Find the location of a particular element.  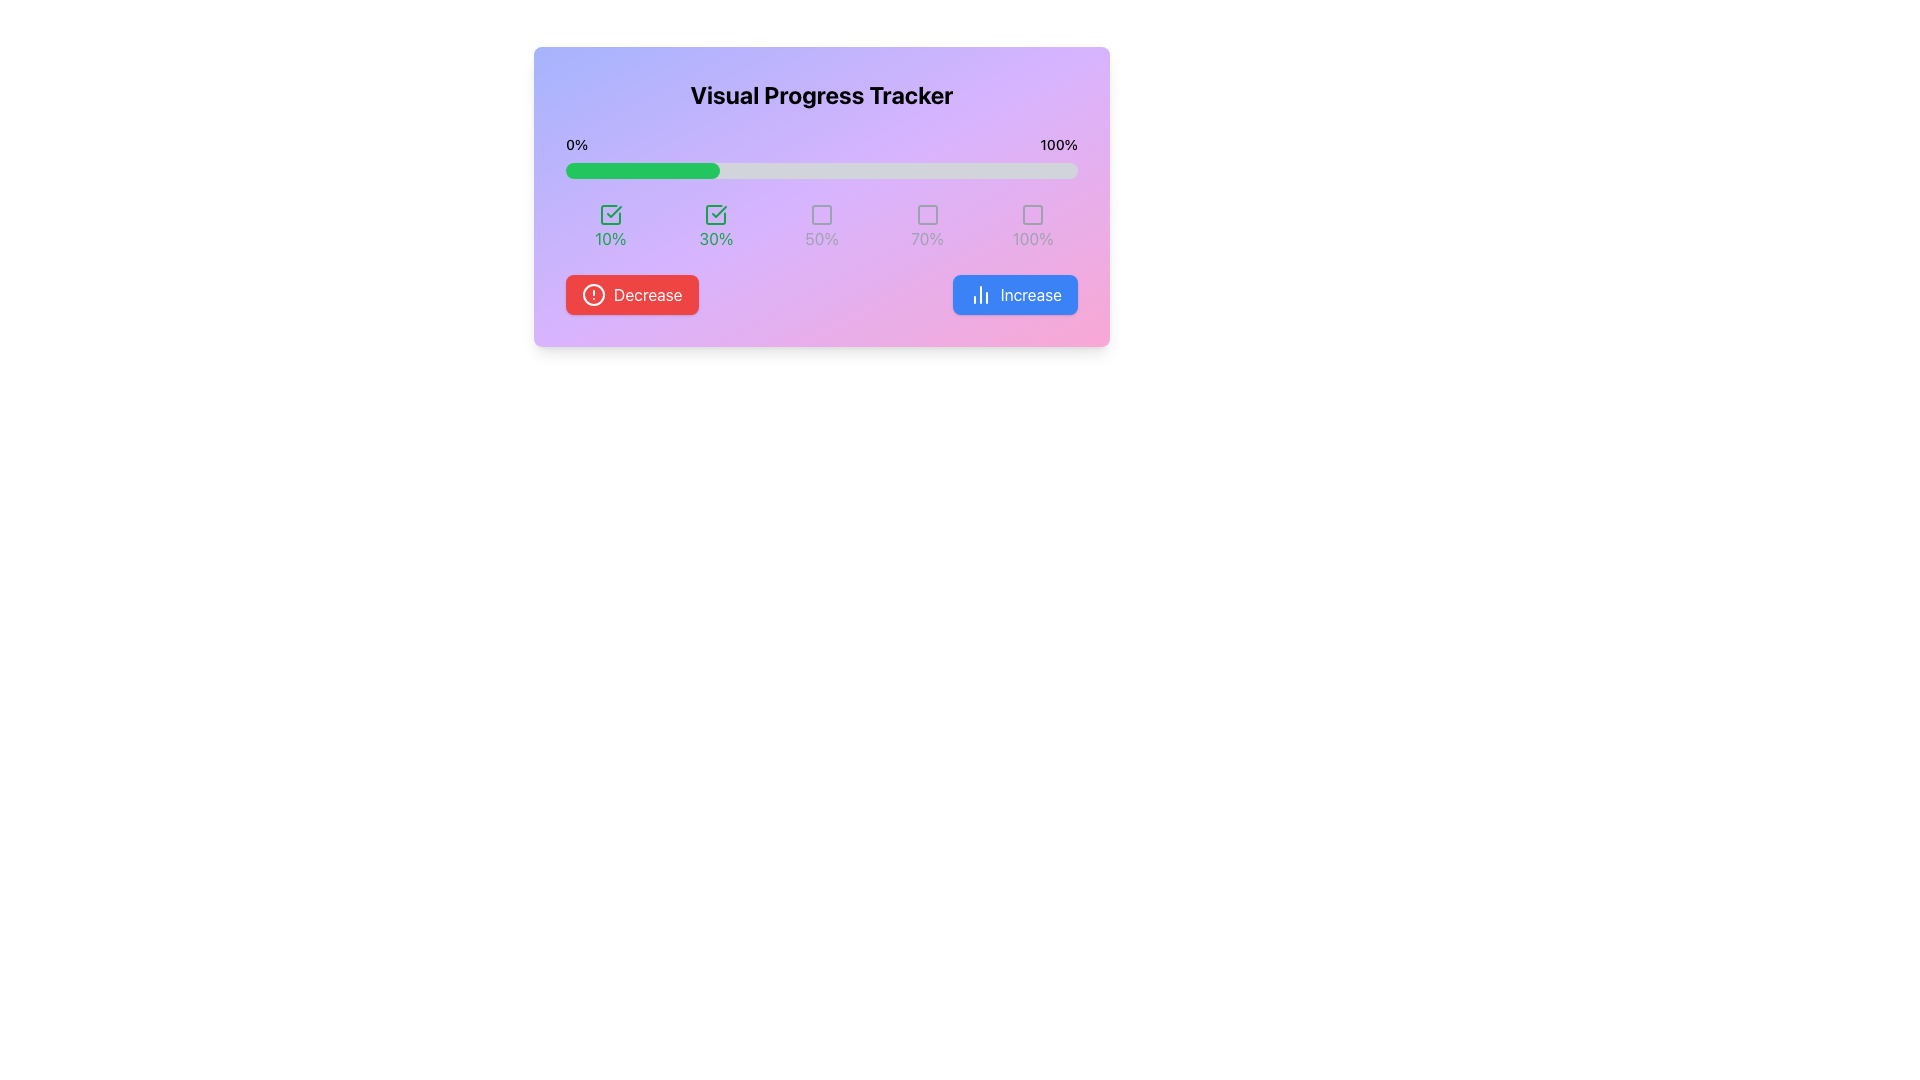

the square-shaped icon outlined in gray at the right end of the progress tracker interface, which is centrally placed above the label '100%' is located at coordinates (1033, 215).